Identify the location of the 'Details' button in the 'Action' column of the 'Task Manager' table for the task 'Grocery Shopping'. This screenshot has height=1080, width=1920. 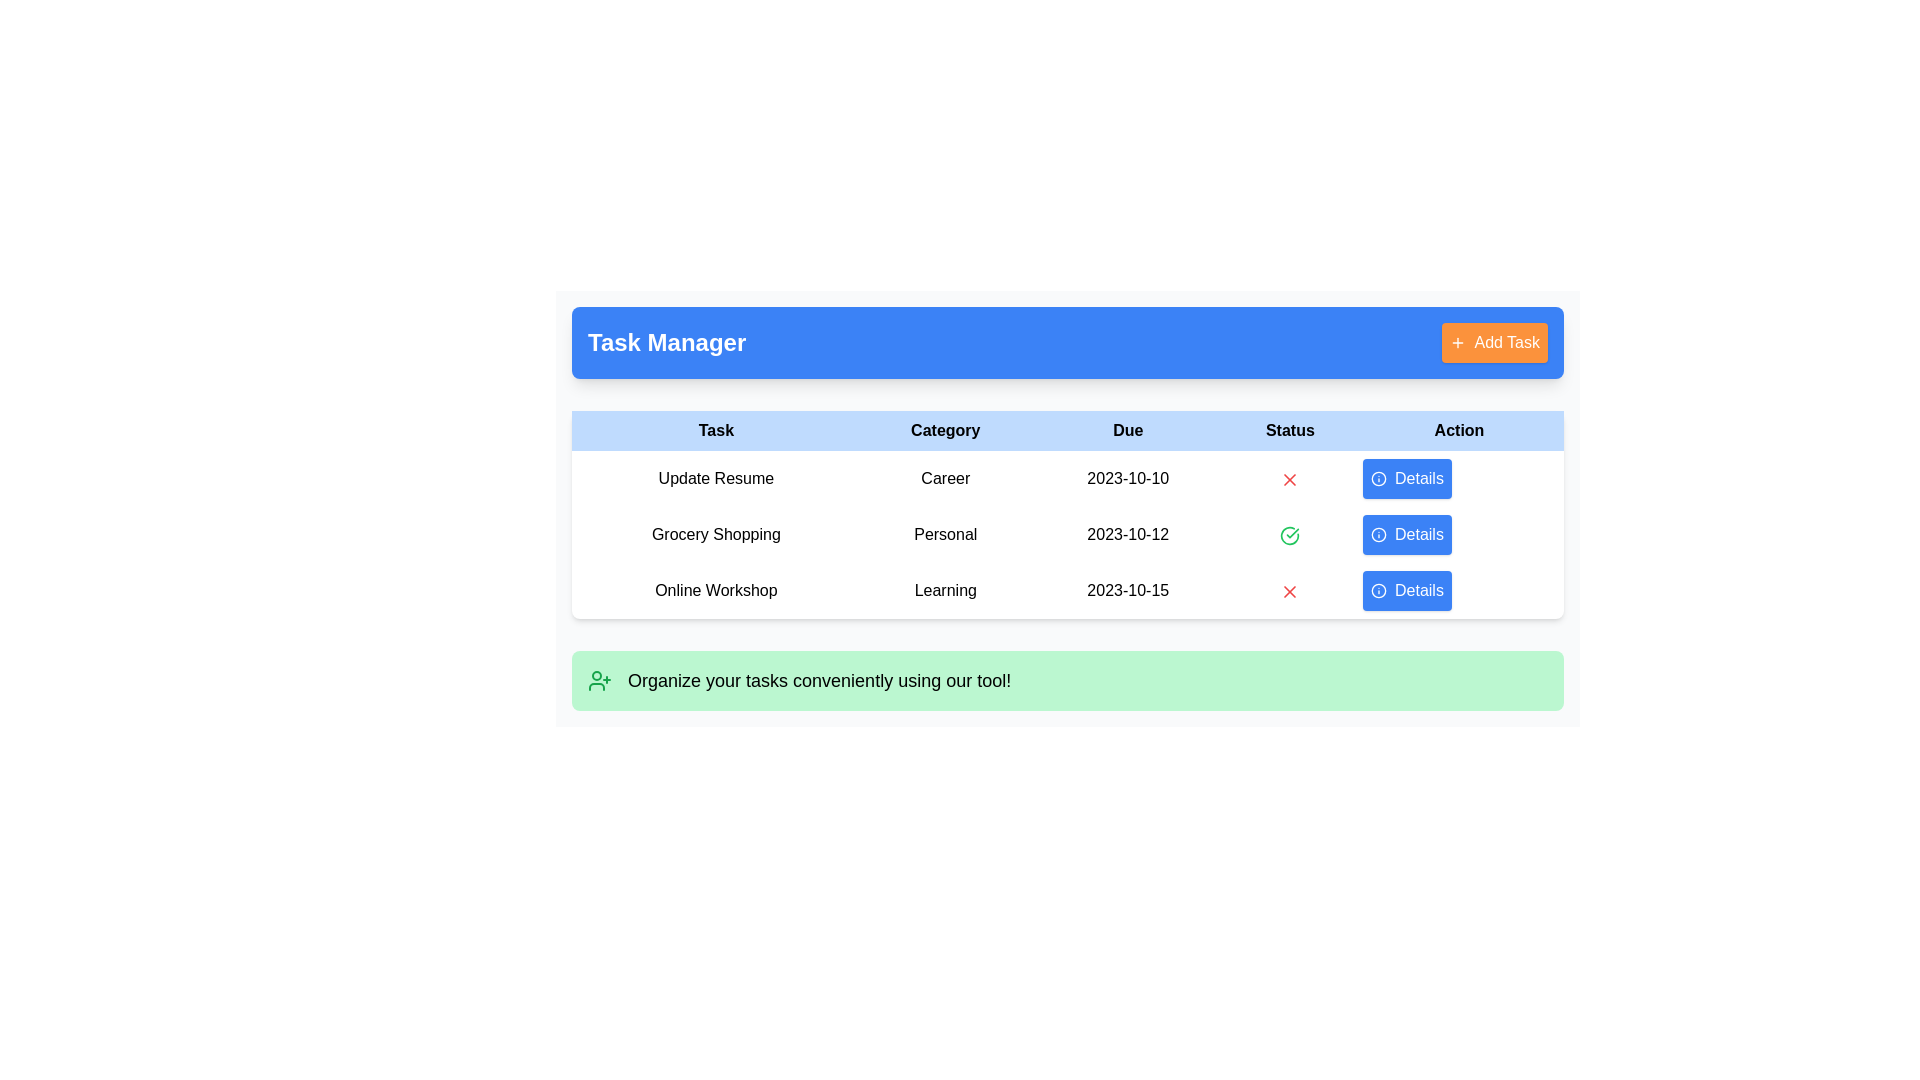
(1459, 534).